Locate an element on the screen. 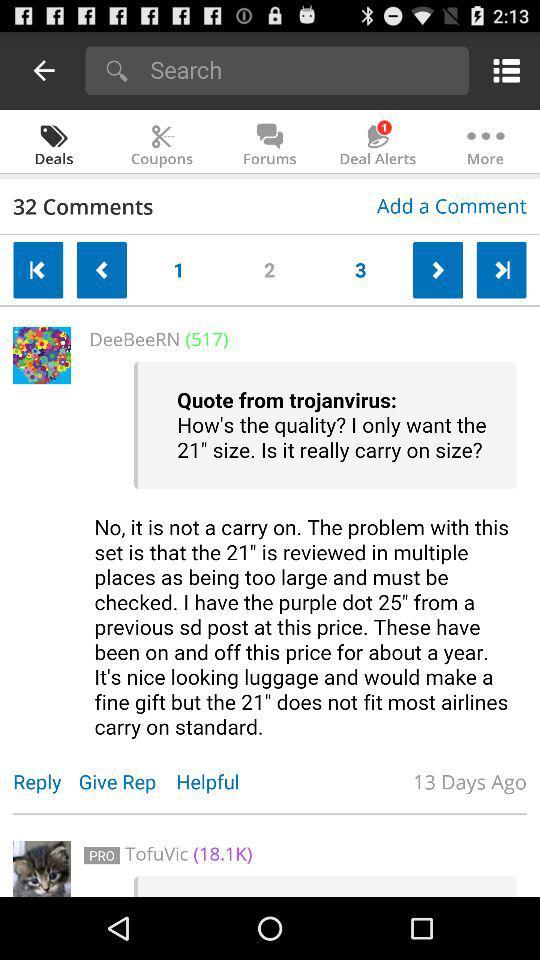 The height and width of the screenshot is (960, 540). previous is located at coordinates (38, 269).